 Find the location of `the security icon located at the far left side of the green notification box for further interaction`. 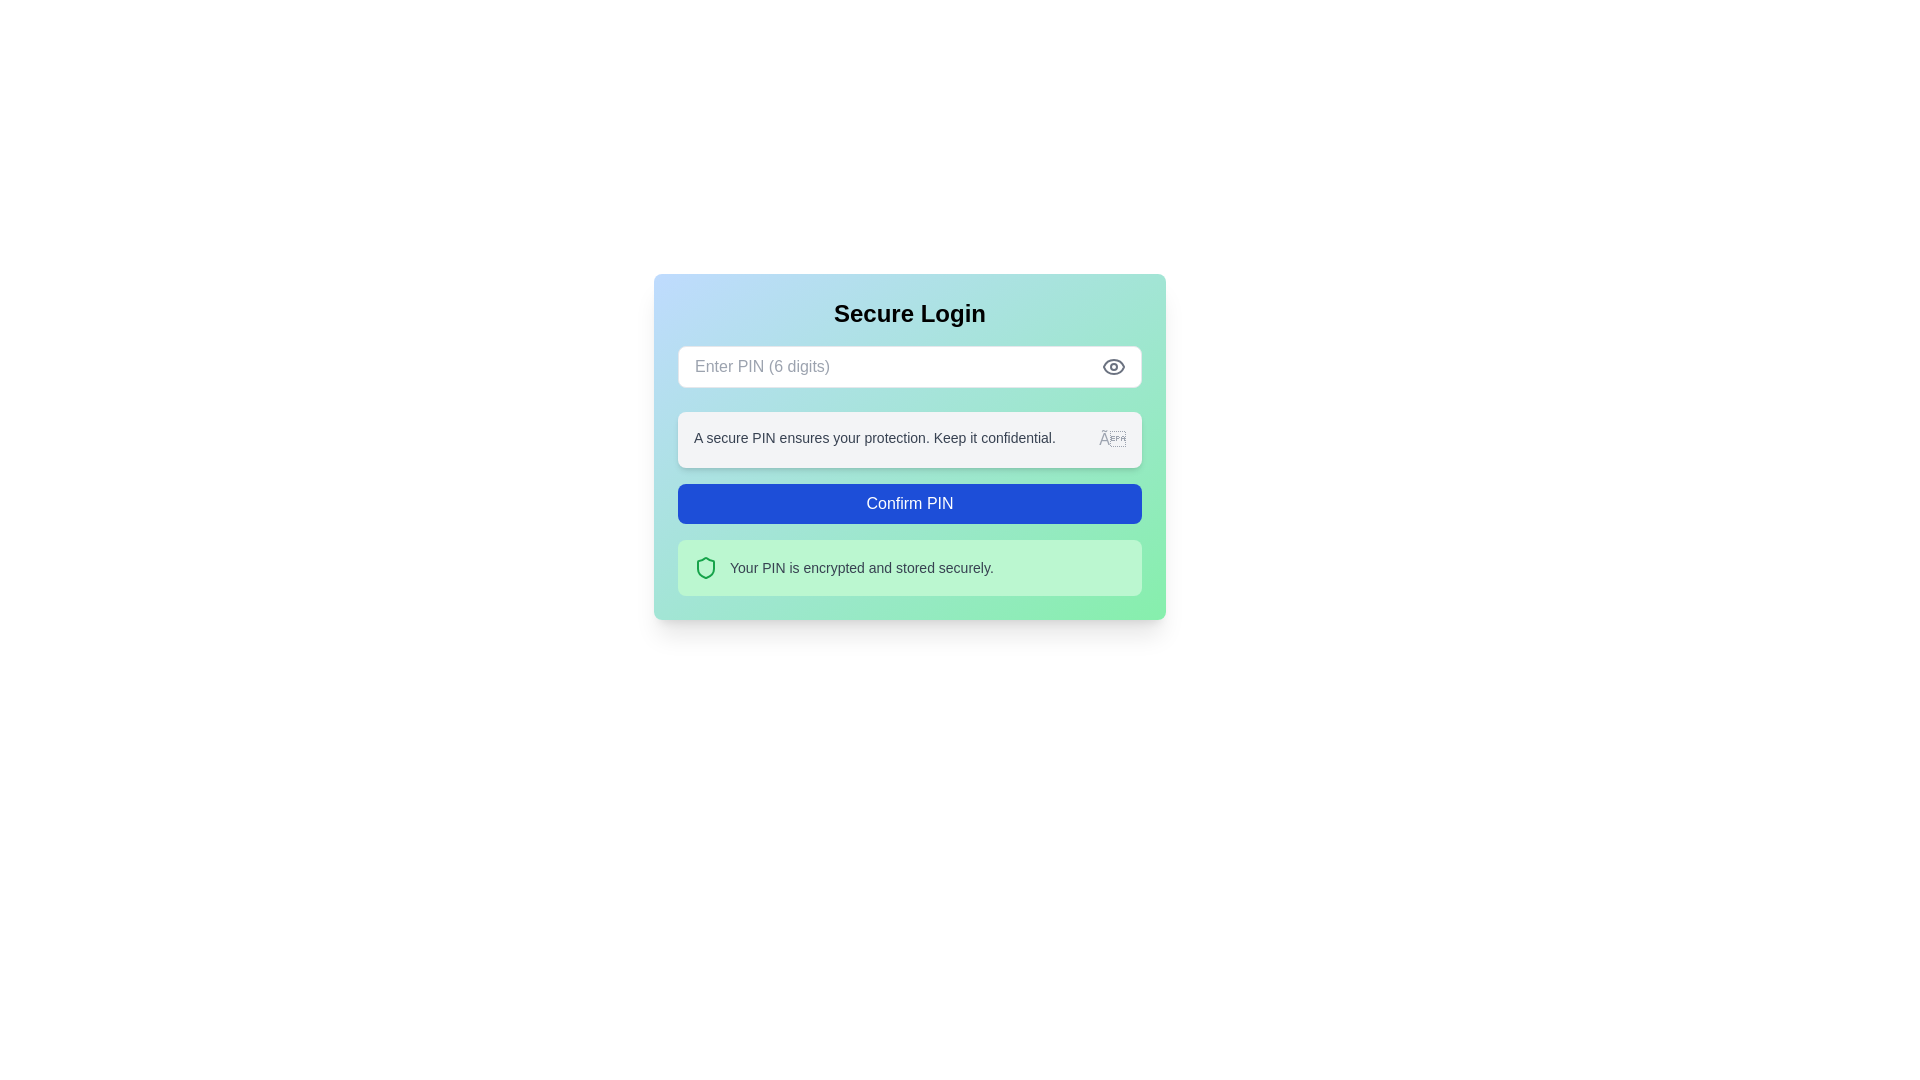

the security icon located at the far left side of the green notification box for further interaction is located at coordinates (705, 567).